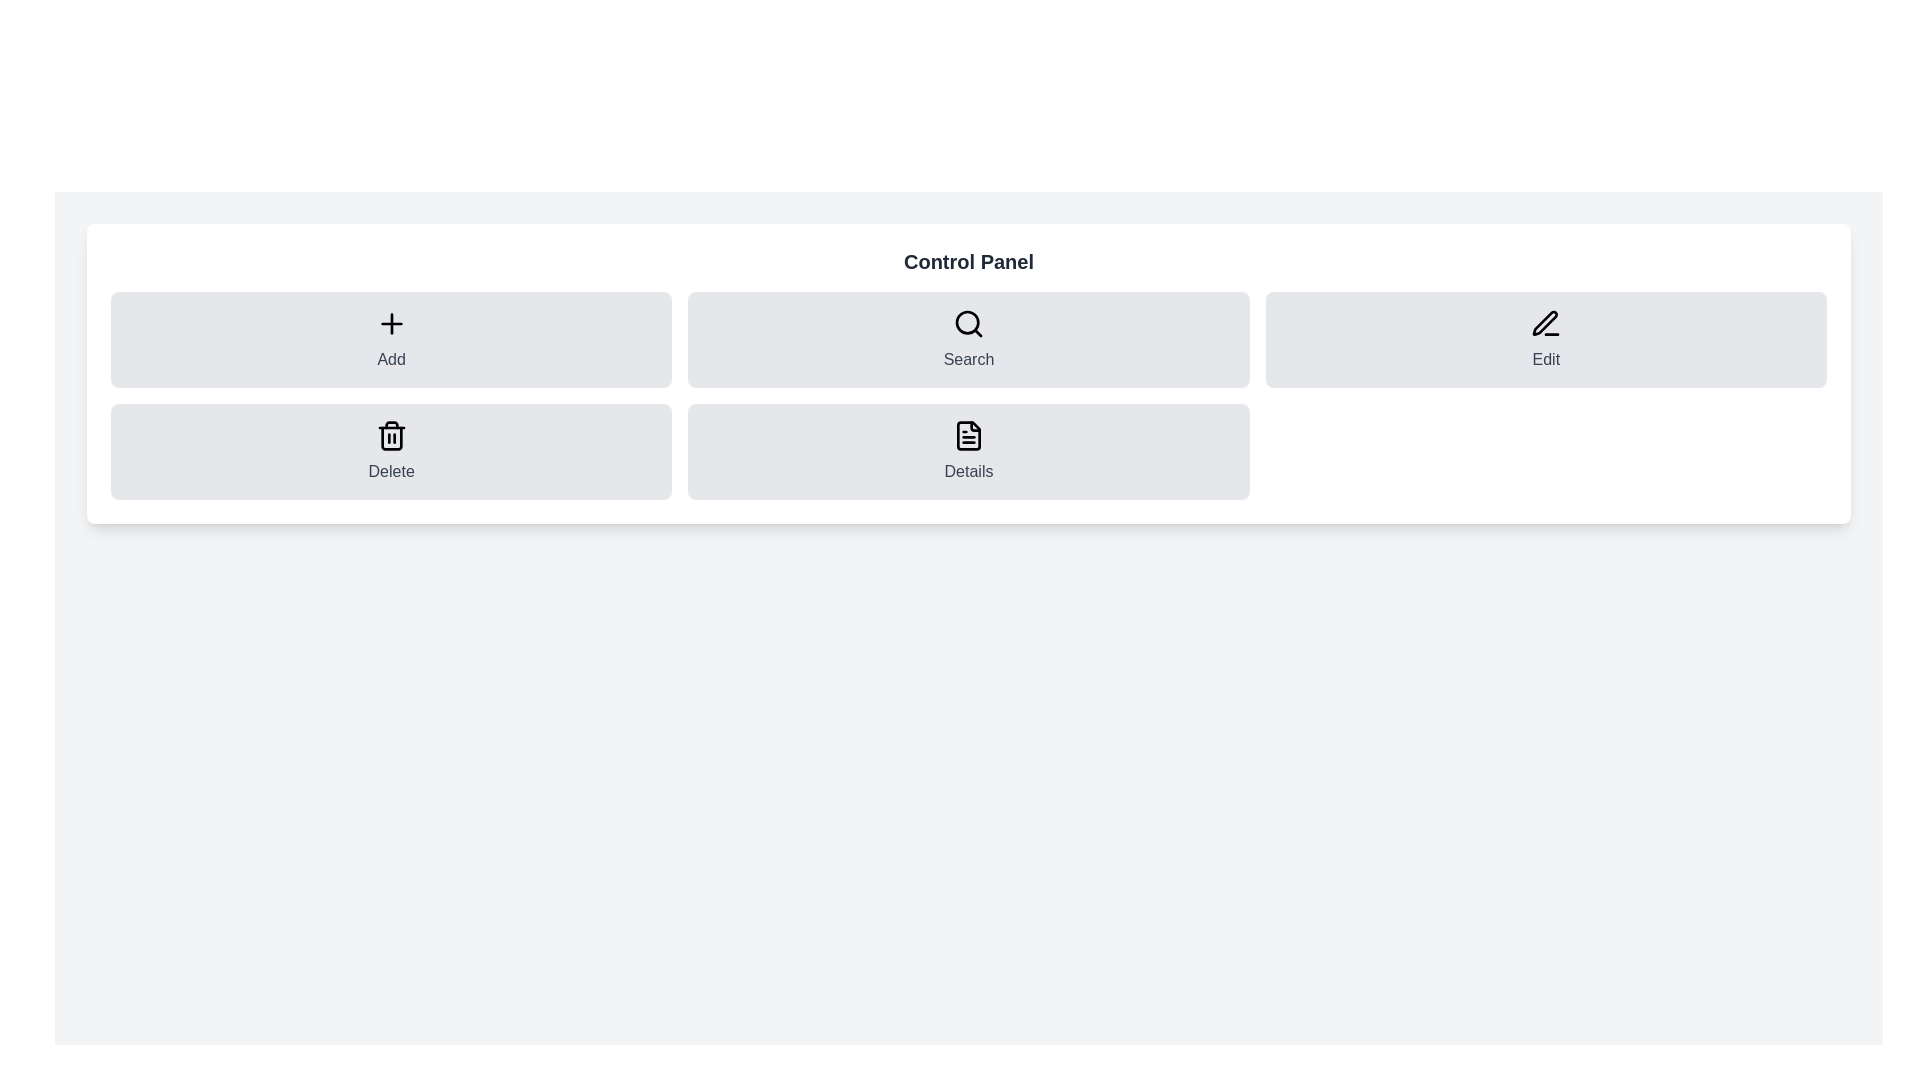 The height and width of the screenshot is (1080, 1920). I want to click on the 'Edit' icon located in the top-right panel of the control panel, so click(1545, 323).